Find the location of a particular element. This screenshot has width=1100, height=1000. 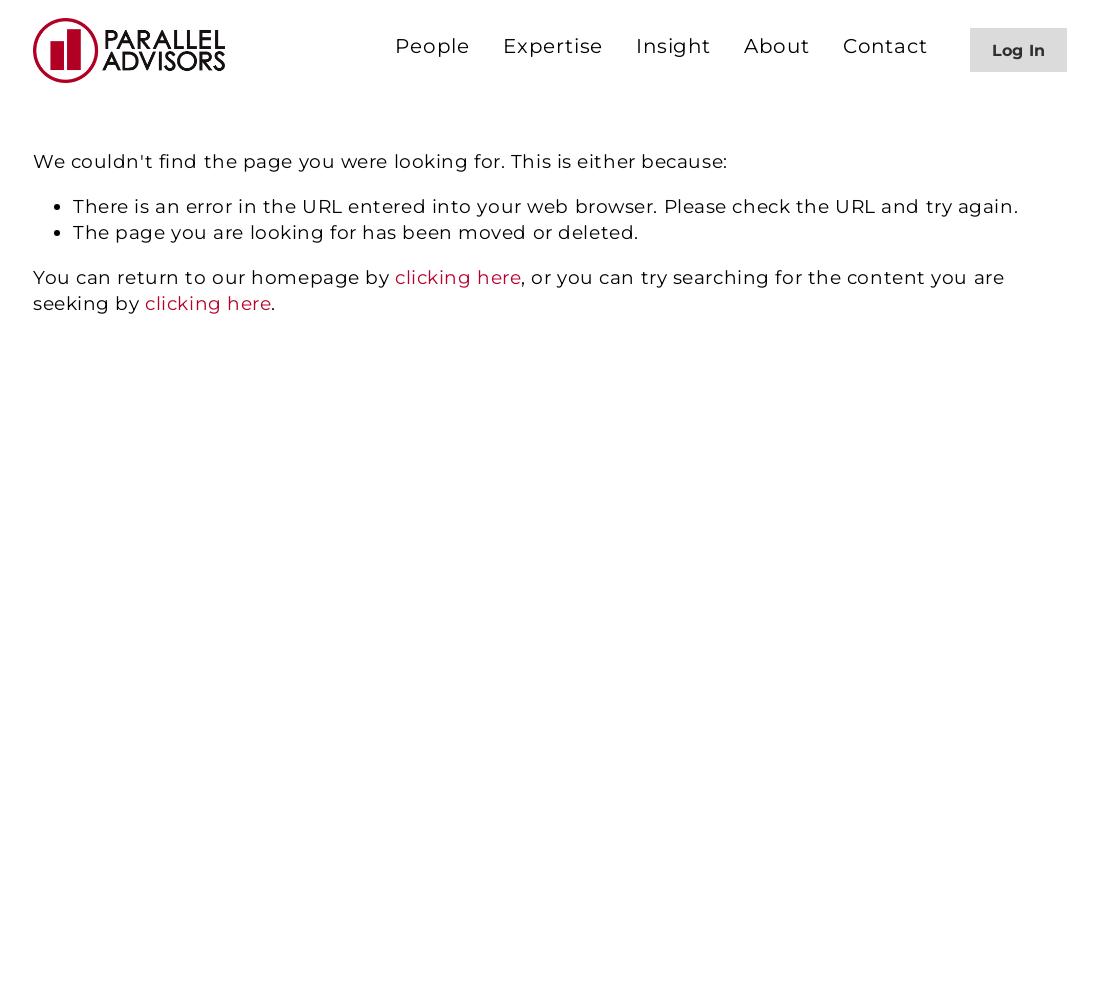

'About' is located at coordinates (776, 46).